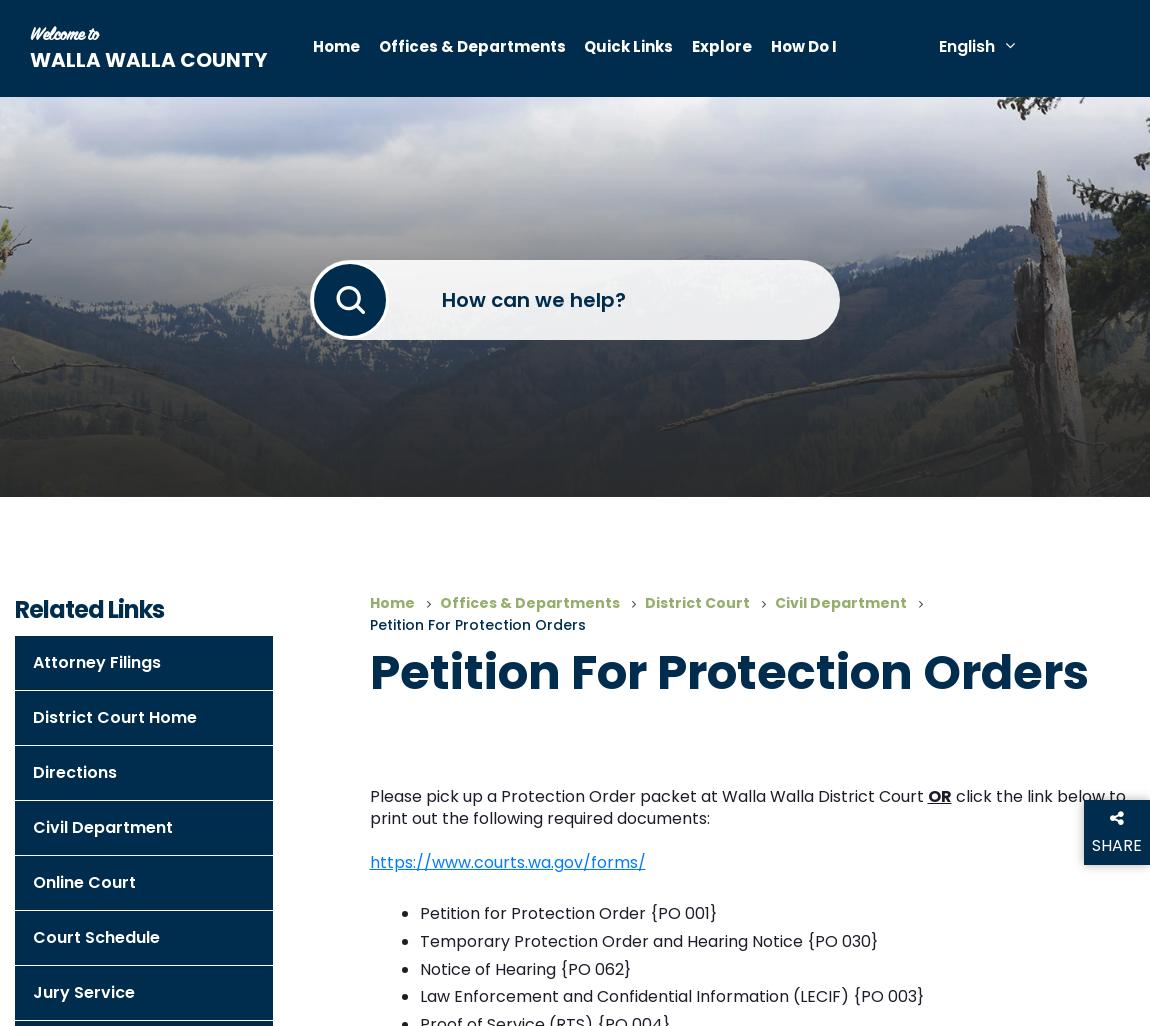 The image size is (1150, 1026). What do you see at coordinates (690, 46) in the screenshot?
I see `'Explore'` at bounding box center [690, 46].